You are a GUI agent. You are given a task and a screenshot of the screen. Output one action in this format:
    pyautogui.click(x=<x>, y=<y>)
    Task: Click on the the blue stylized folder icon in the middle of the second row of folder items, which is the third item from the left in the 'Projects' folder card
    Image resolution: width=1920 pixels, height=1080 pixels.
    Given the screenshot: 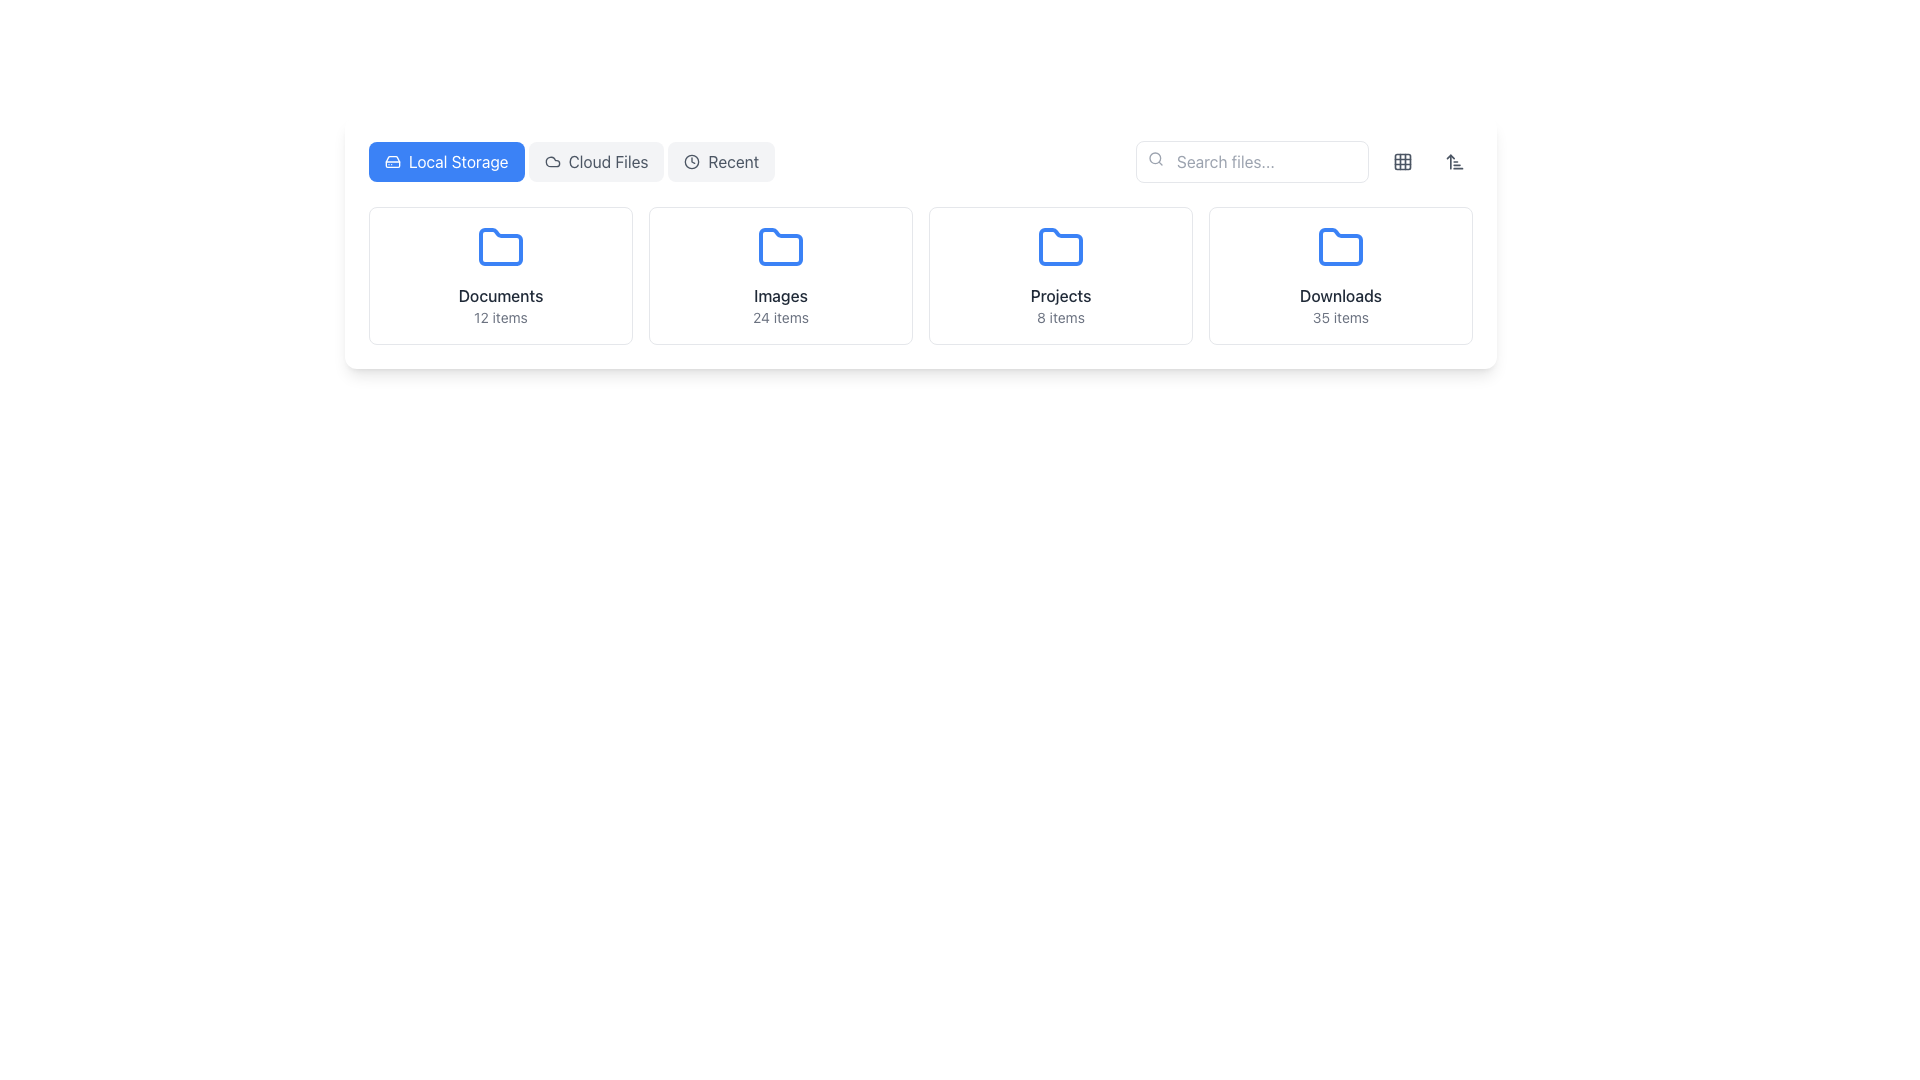 What is the action you would take?
    pyautogui.click(x=1059, y=245)
    